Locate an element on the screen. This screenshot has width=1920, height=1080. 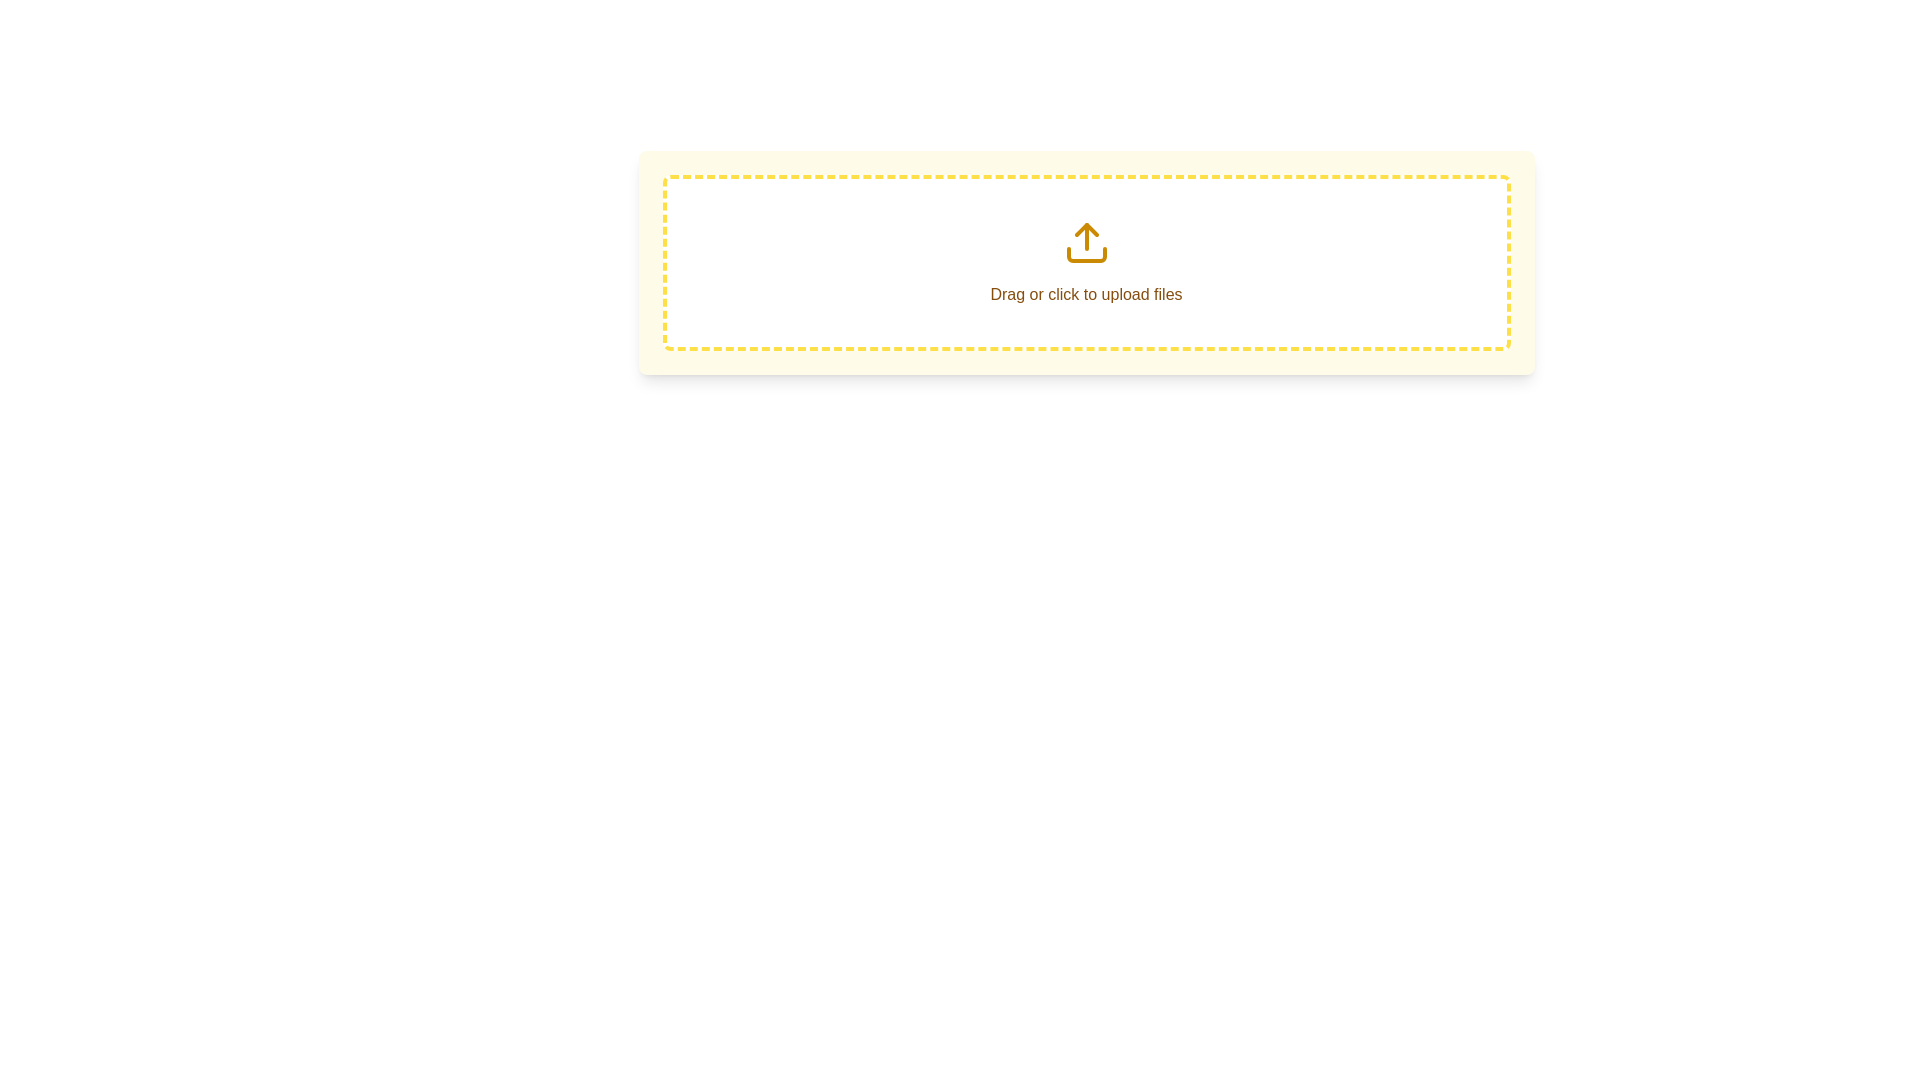
the label that reads 'Drag or click to upload files', which is styled in a medium-large bold font and located within a white section with a faint yellow background and bordered by a dotted yellow box is located at coordinates (1085, 294).